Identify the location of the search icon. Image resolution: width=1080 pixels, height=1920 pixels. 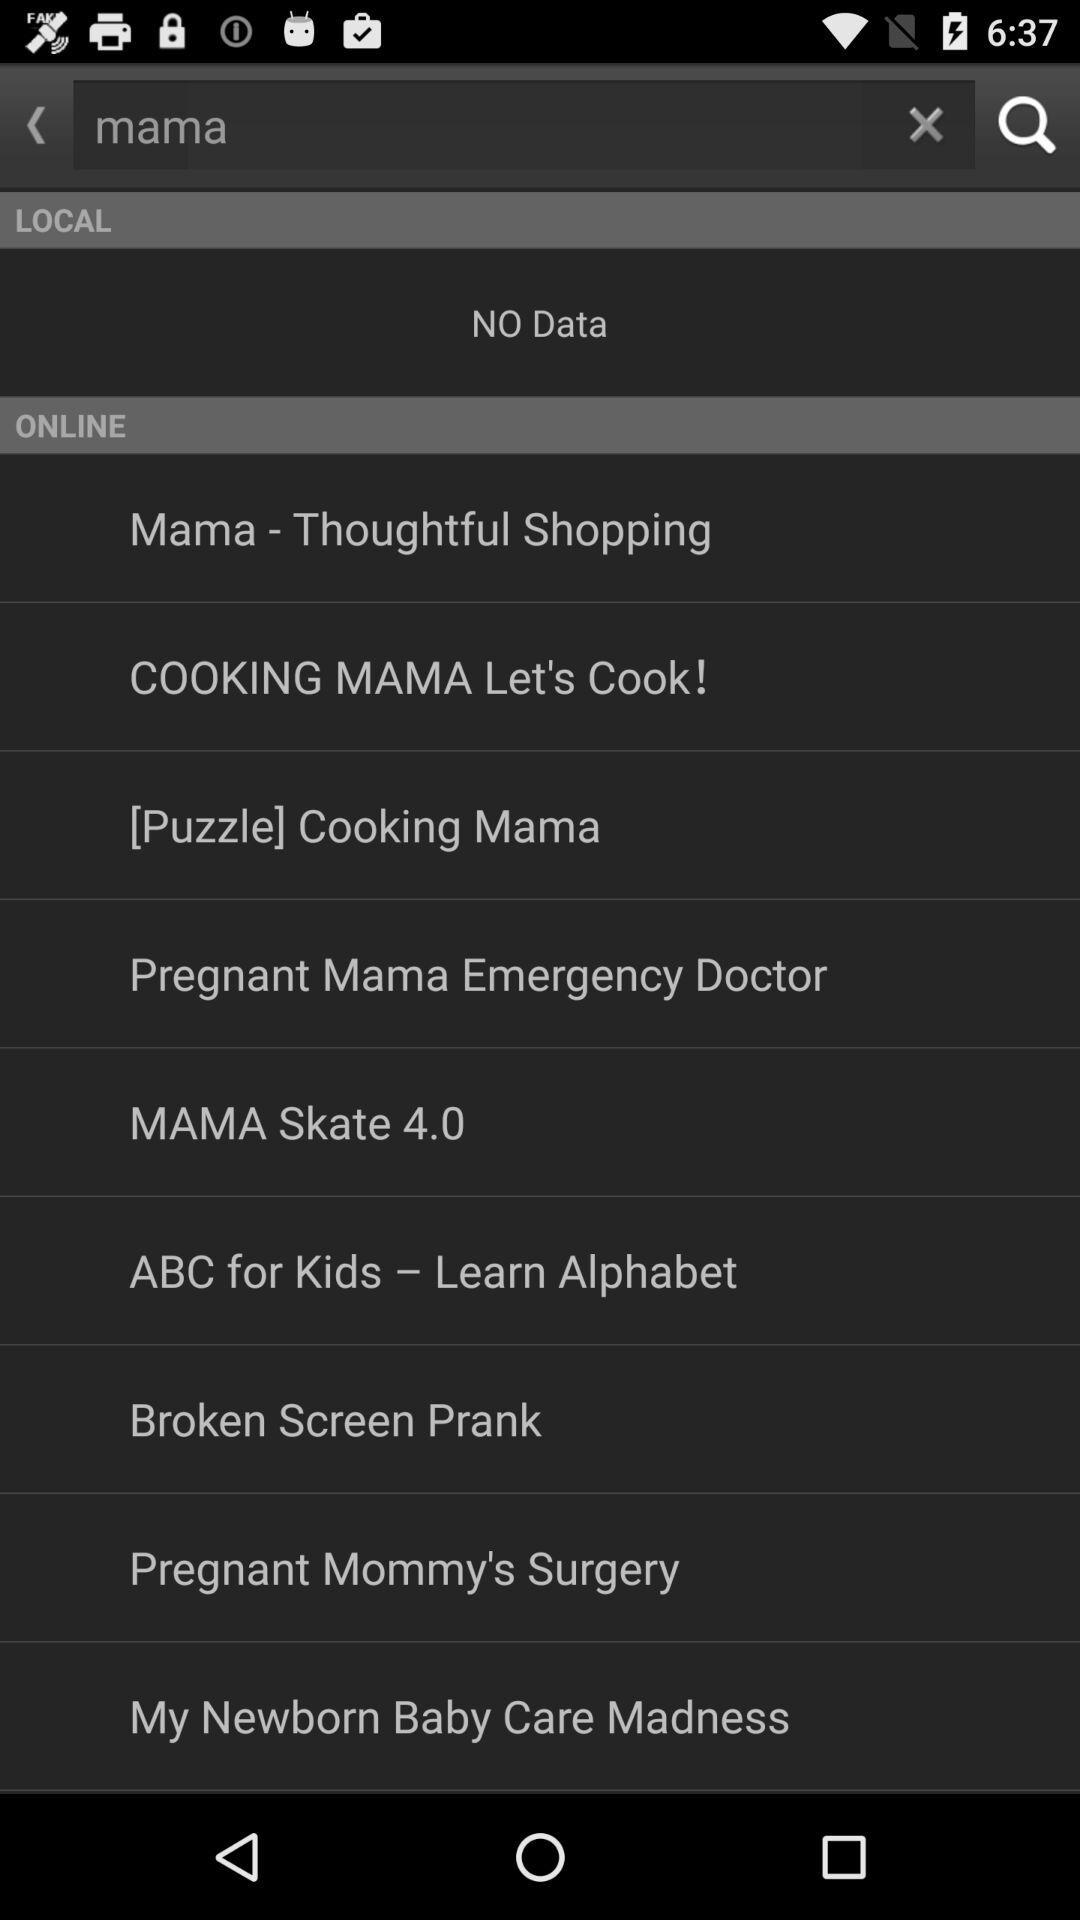
(1027, 133).